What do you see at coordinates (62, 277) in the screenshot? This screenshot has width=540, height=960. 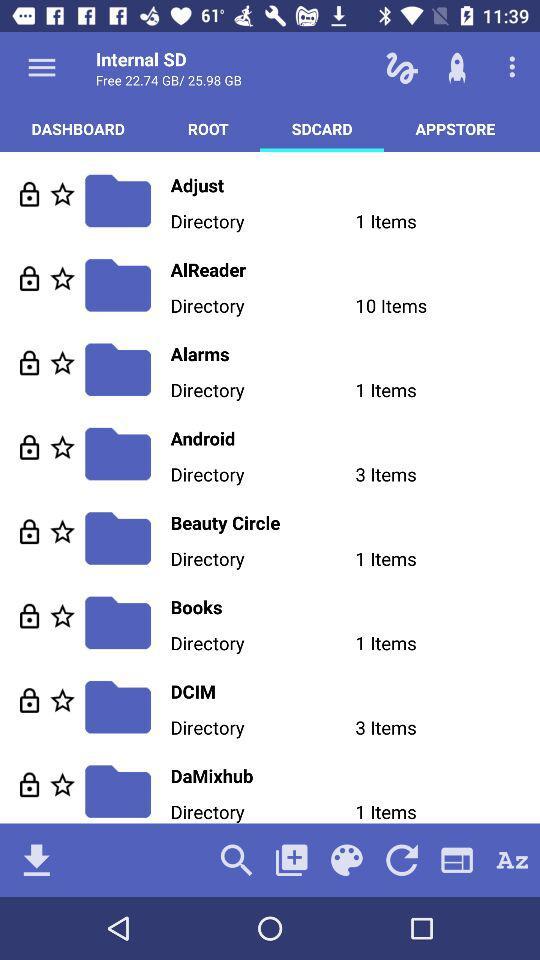 I see `bookmark` at bounding box center [62, 277].